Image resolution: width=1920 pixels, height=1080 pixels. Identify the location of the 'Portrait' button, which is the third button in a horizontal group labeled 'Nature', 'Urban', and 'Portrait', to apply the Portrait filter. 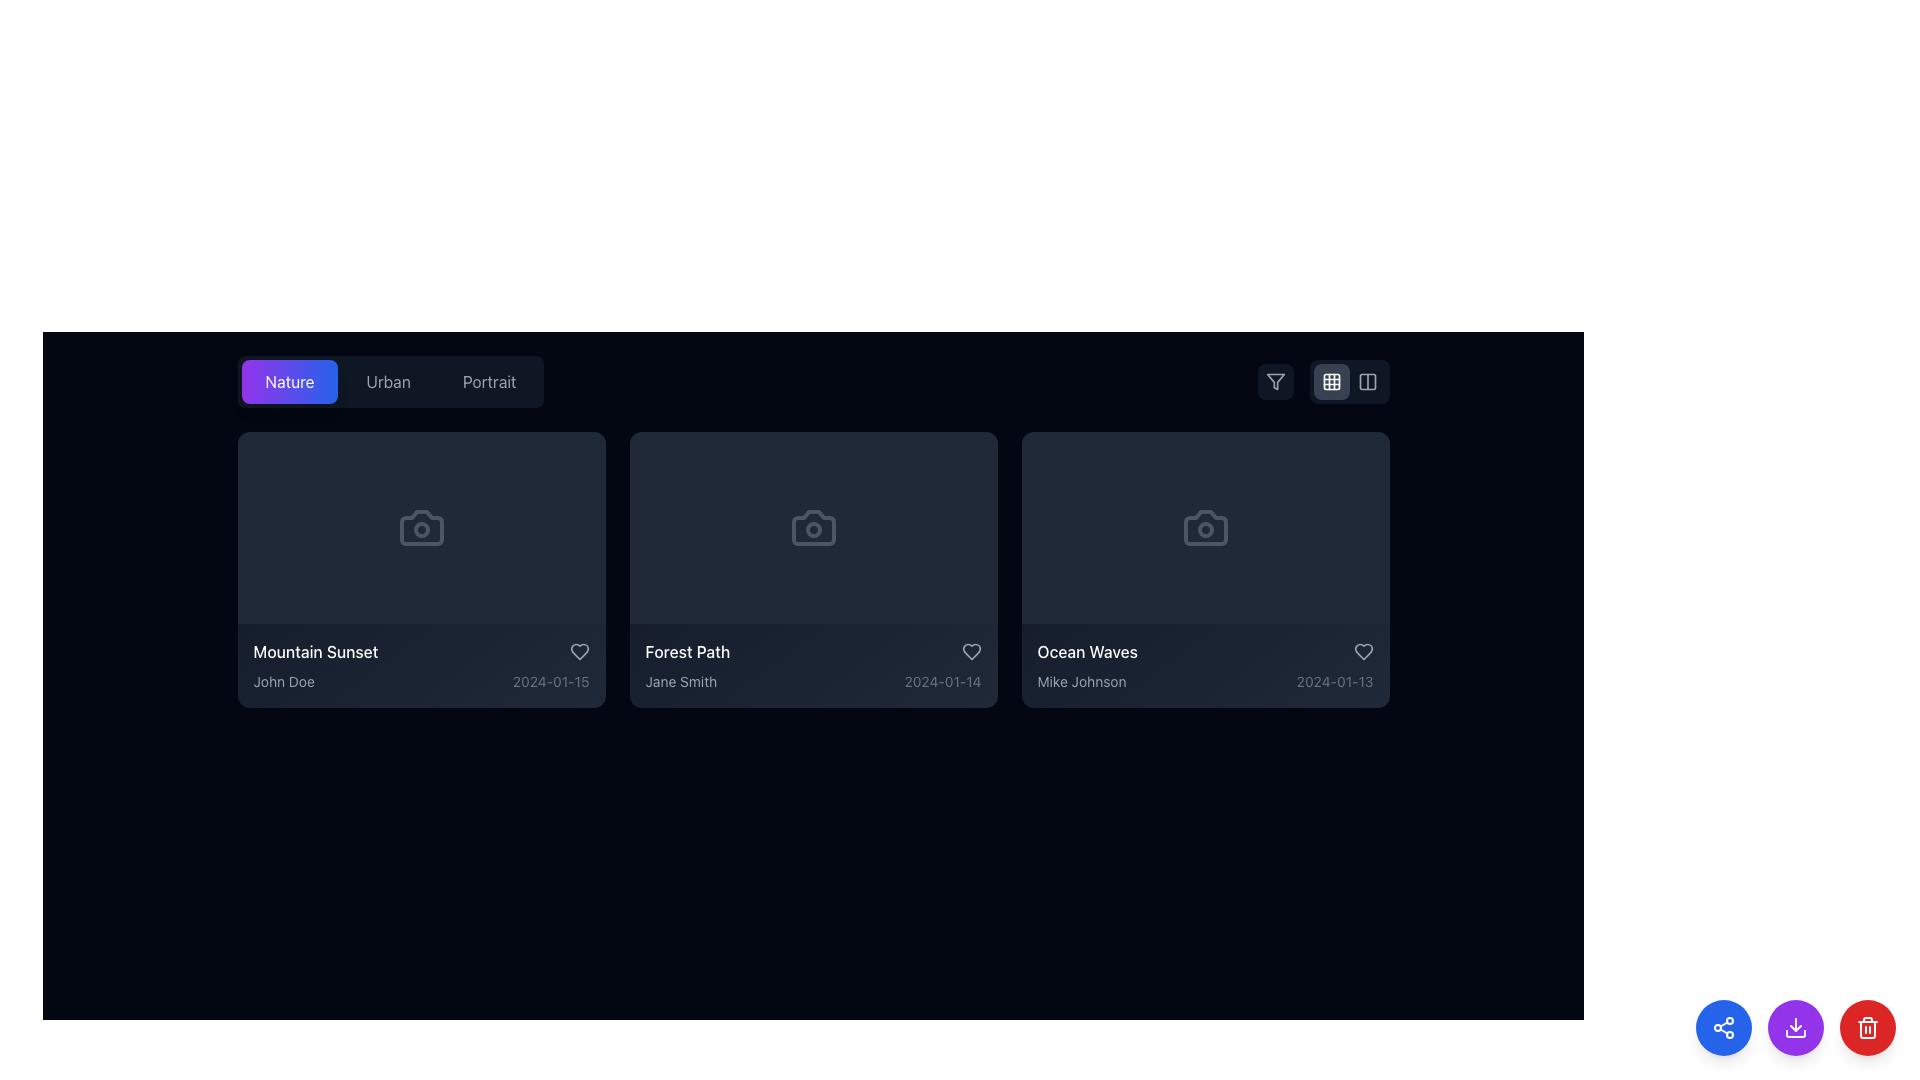
(489, 381).